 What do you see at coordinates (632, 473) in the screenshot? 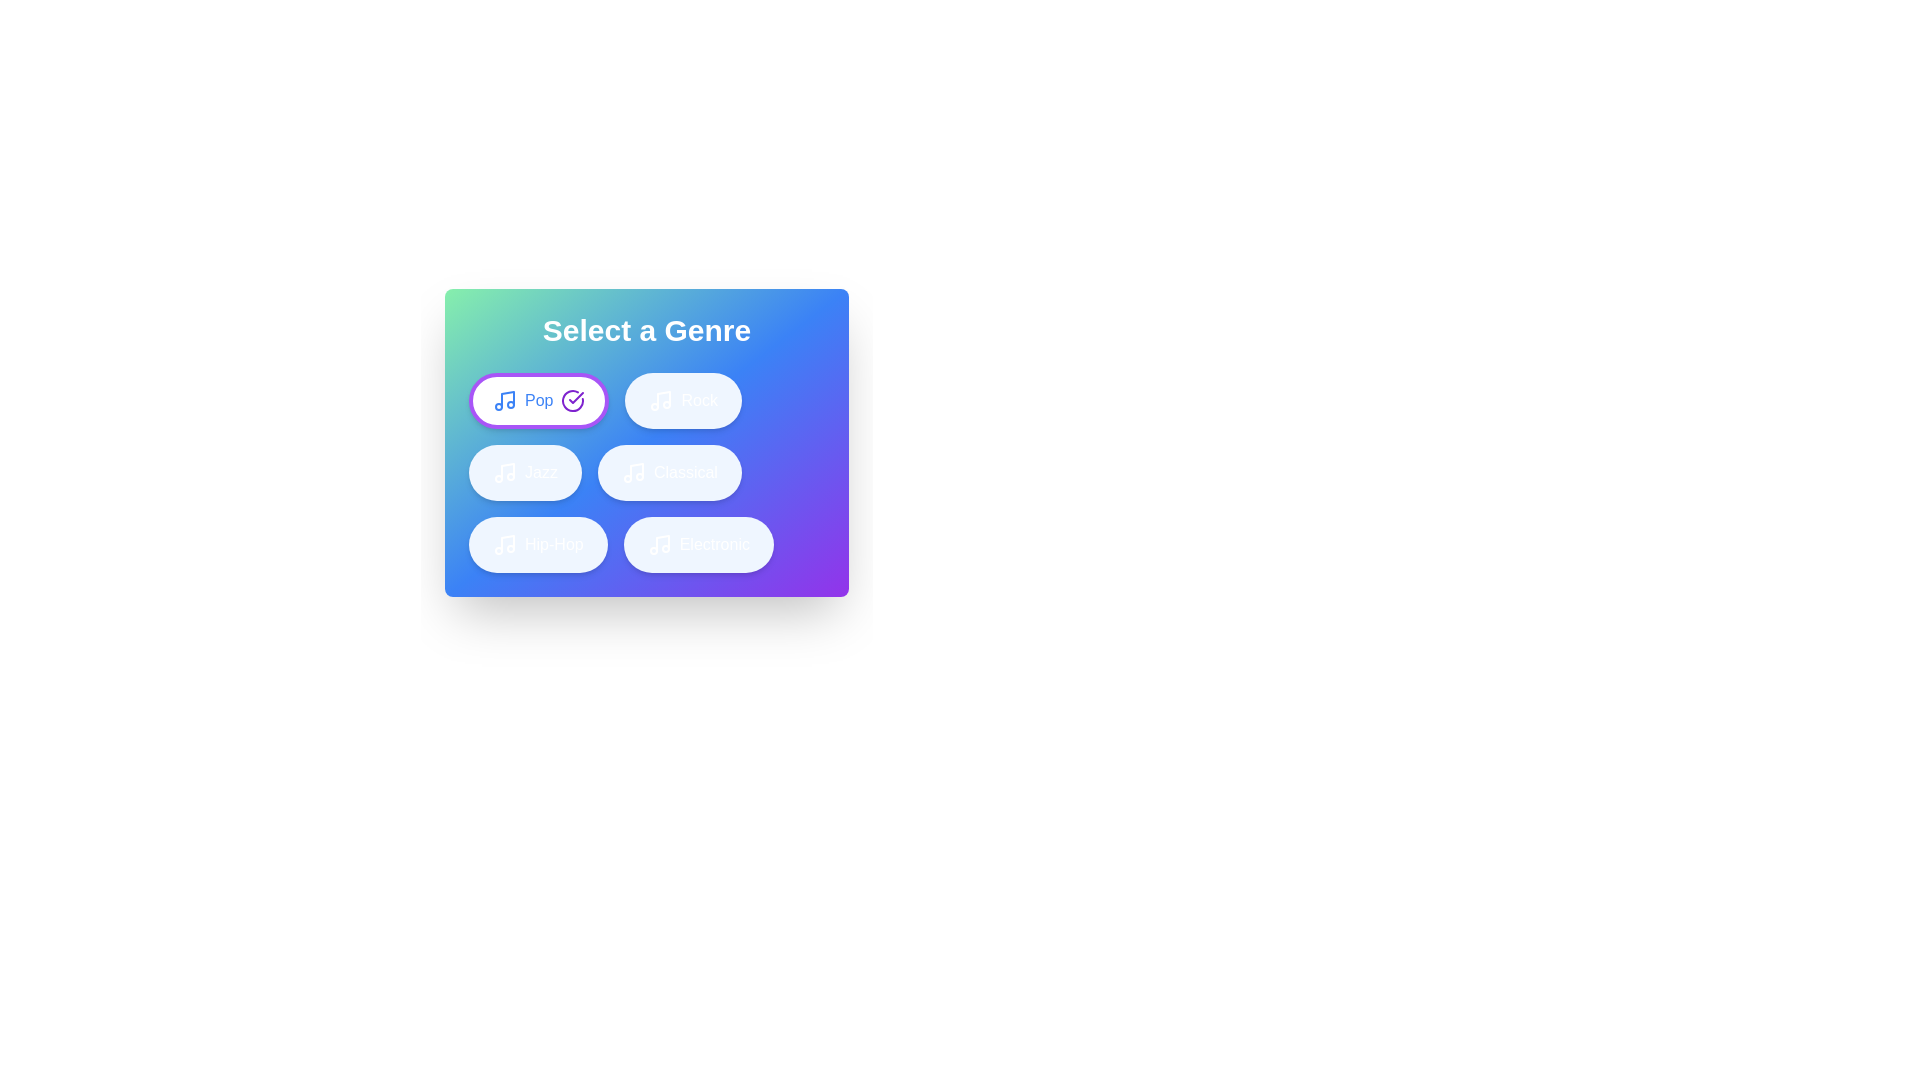
I see `properties of the music icon located within the 'Classical' button, which is positioned in the second row and second column of the grid layout` at bounding box center [632, 473].